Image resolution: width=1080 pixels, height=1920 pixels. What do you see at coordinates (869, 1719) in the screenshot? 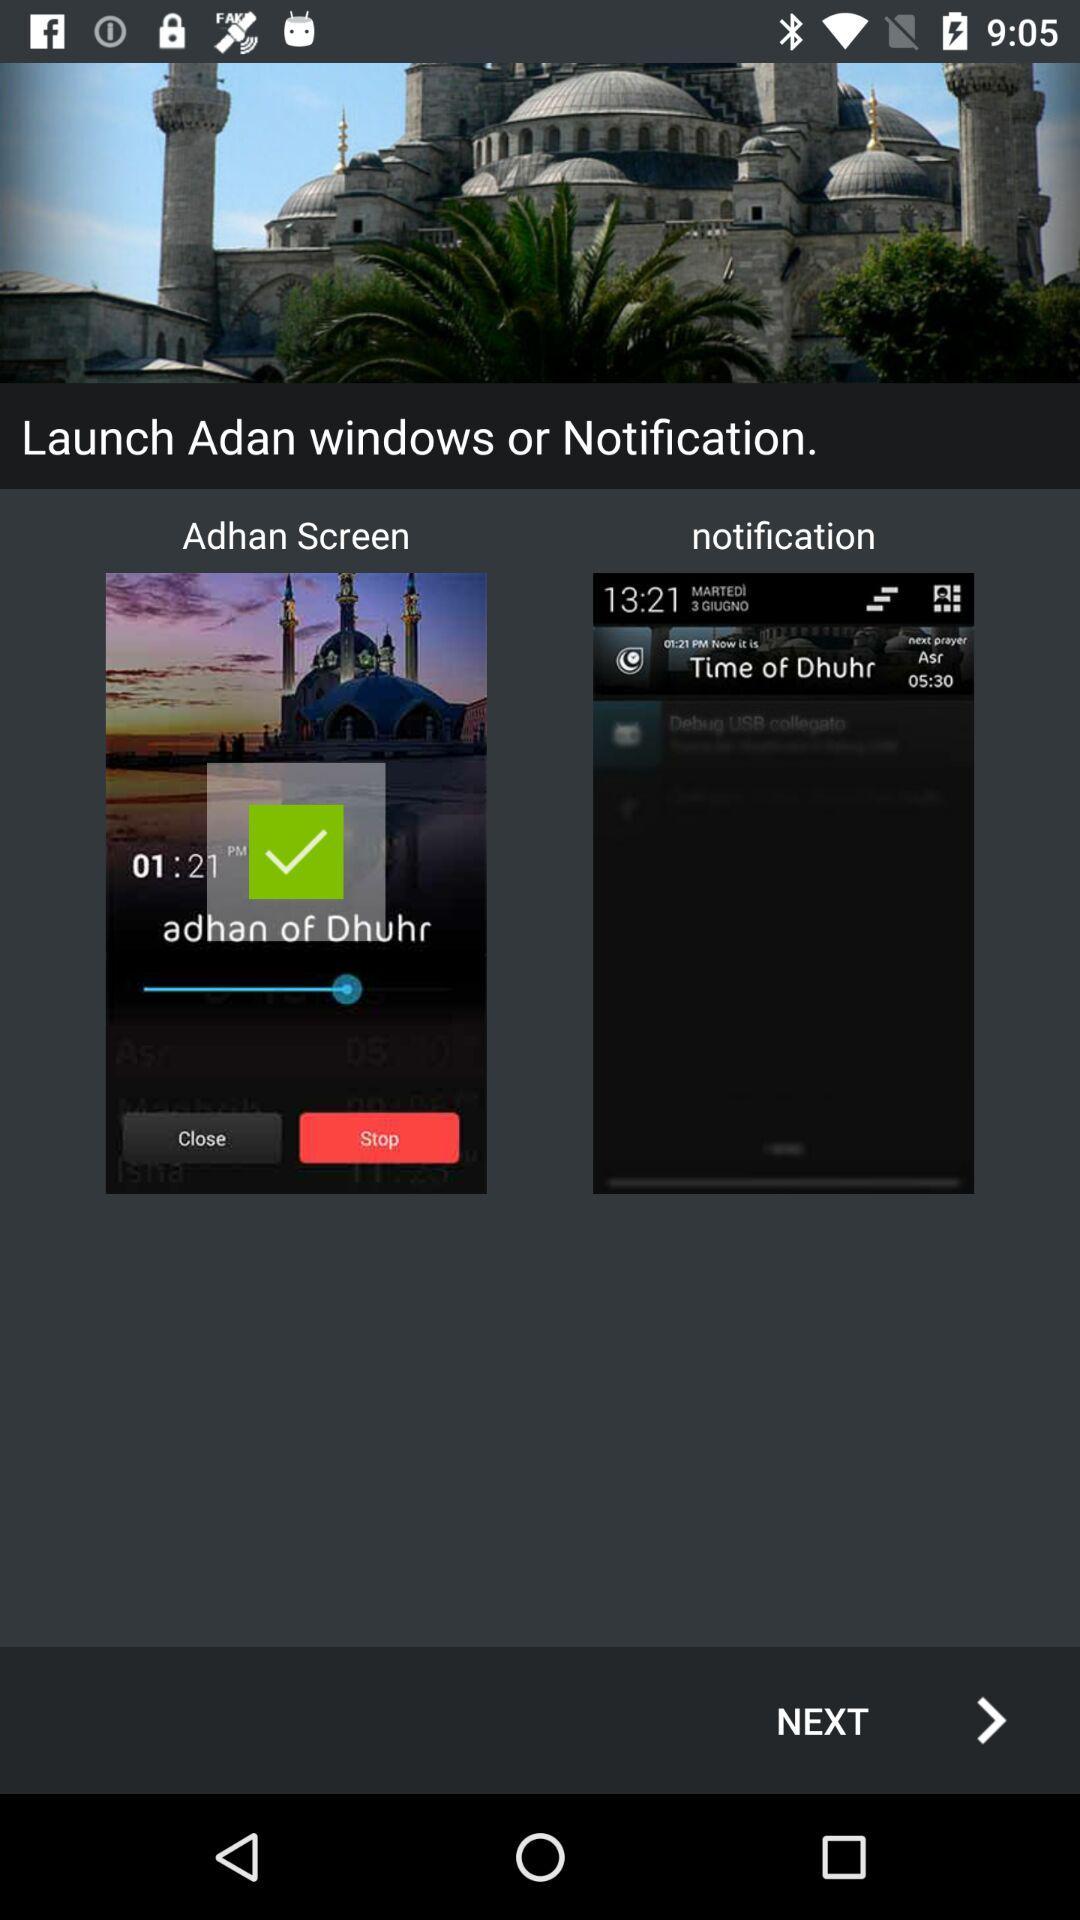
I see `the next item` at bounding box center [869, 1719].